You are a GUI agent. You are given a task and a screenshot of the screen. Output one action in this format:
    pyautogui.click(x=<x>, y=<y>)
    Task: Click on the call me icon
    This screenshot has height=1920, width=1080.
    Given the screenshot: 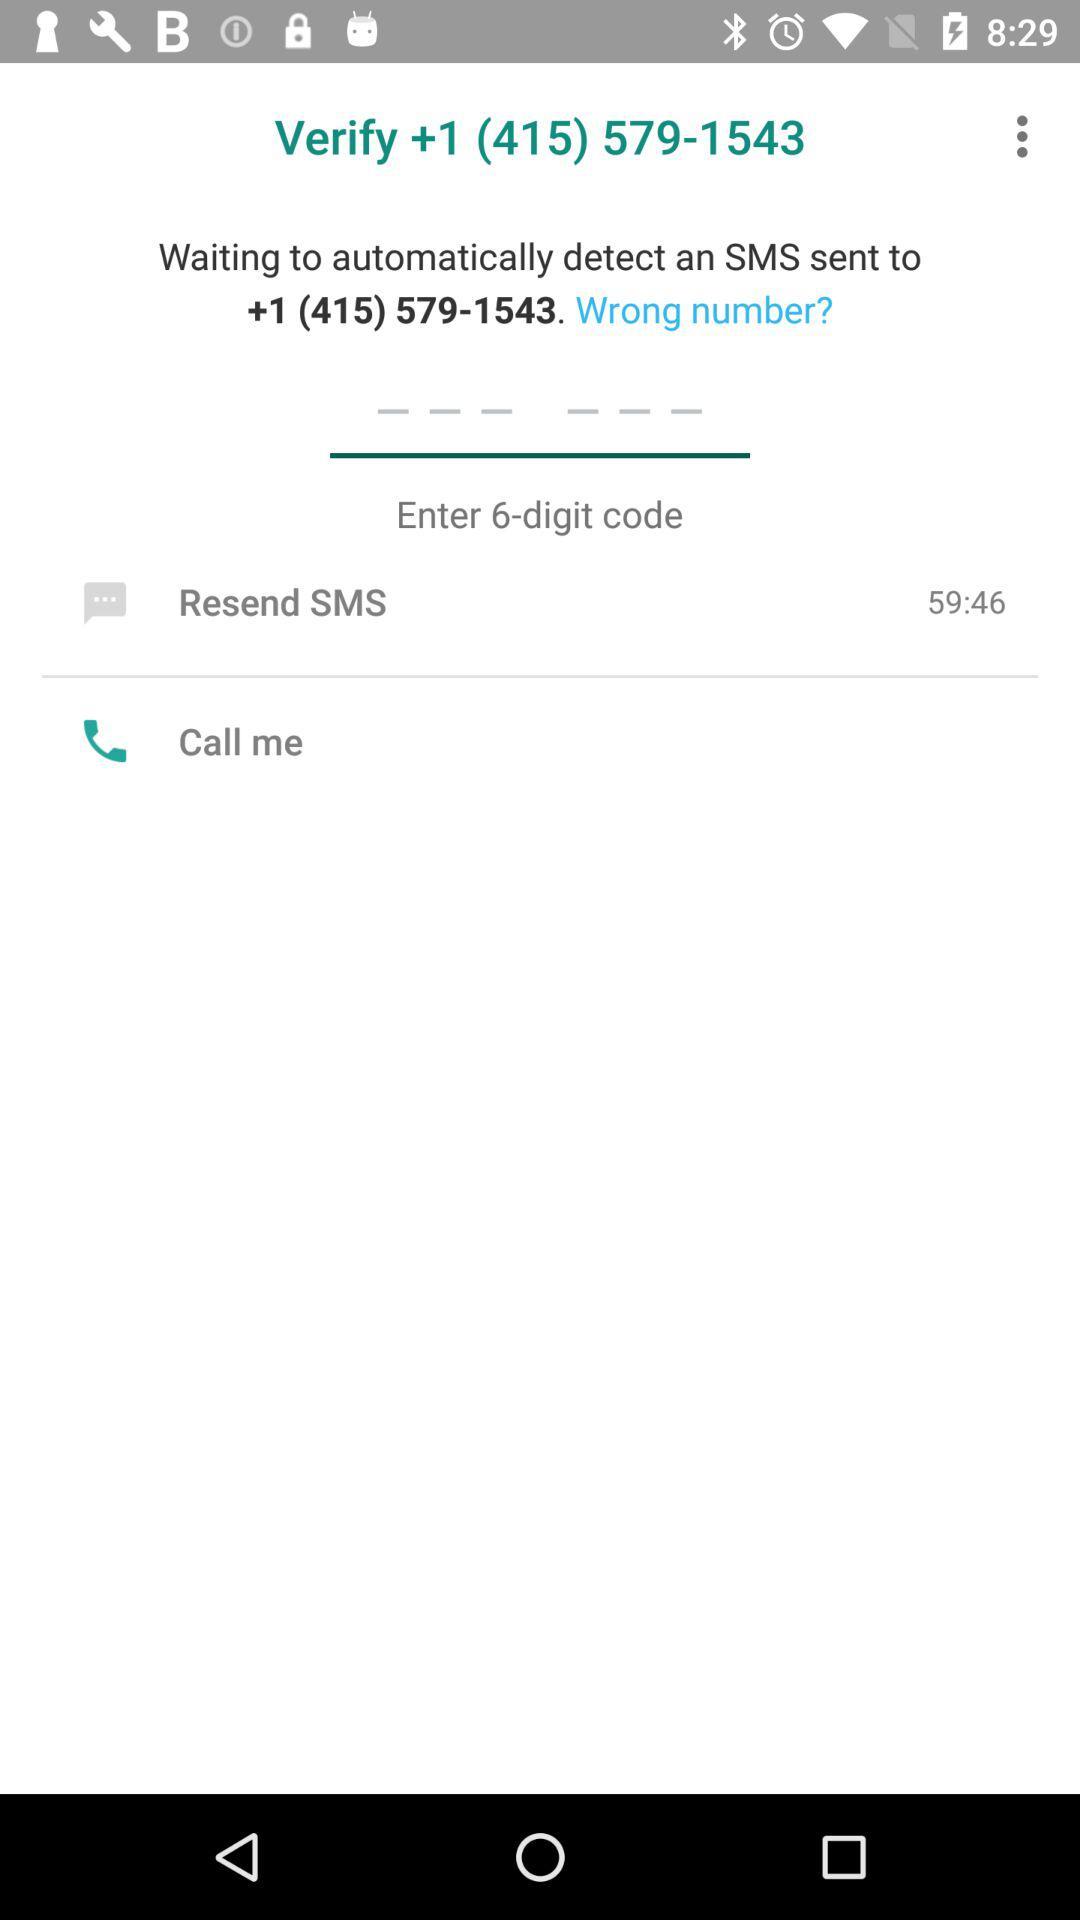 What is the action you would take?
    pyautogui.click(x=188, y=739)
    